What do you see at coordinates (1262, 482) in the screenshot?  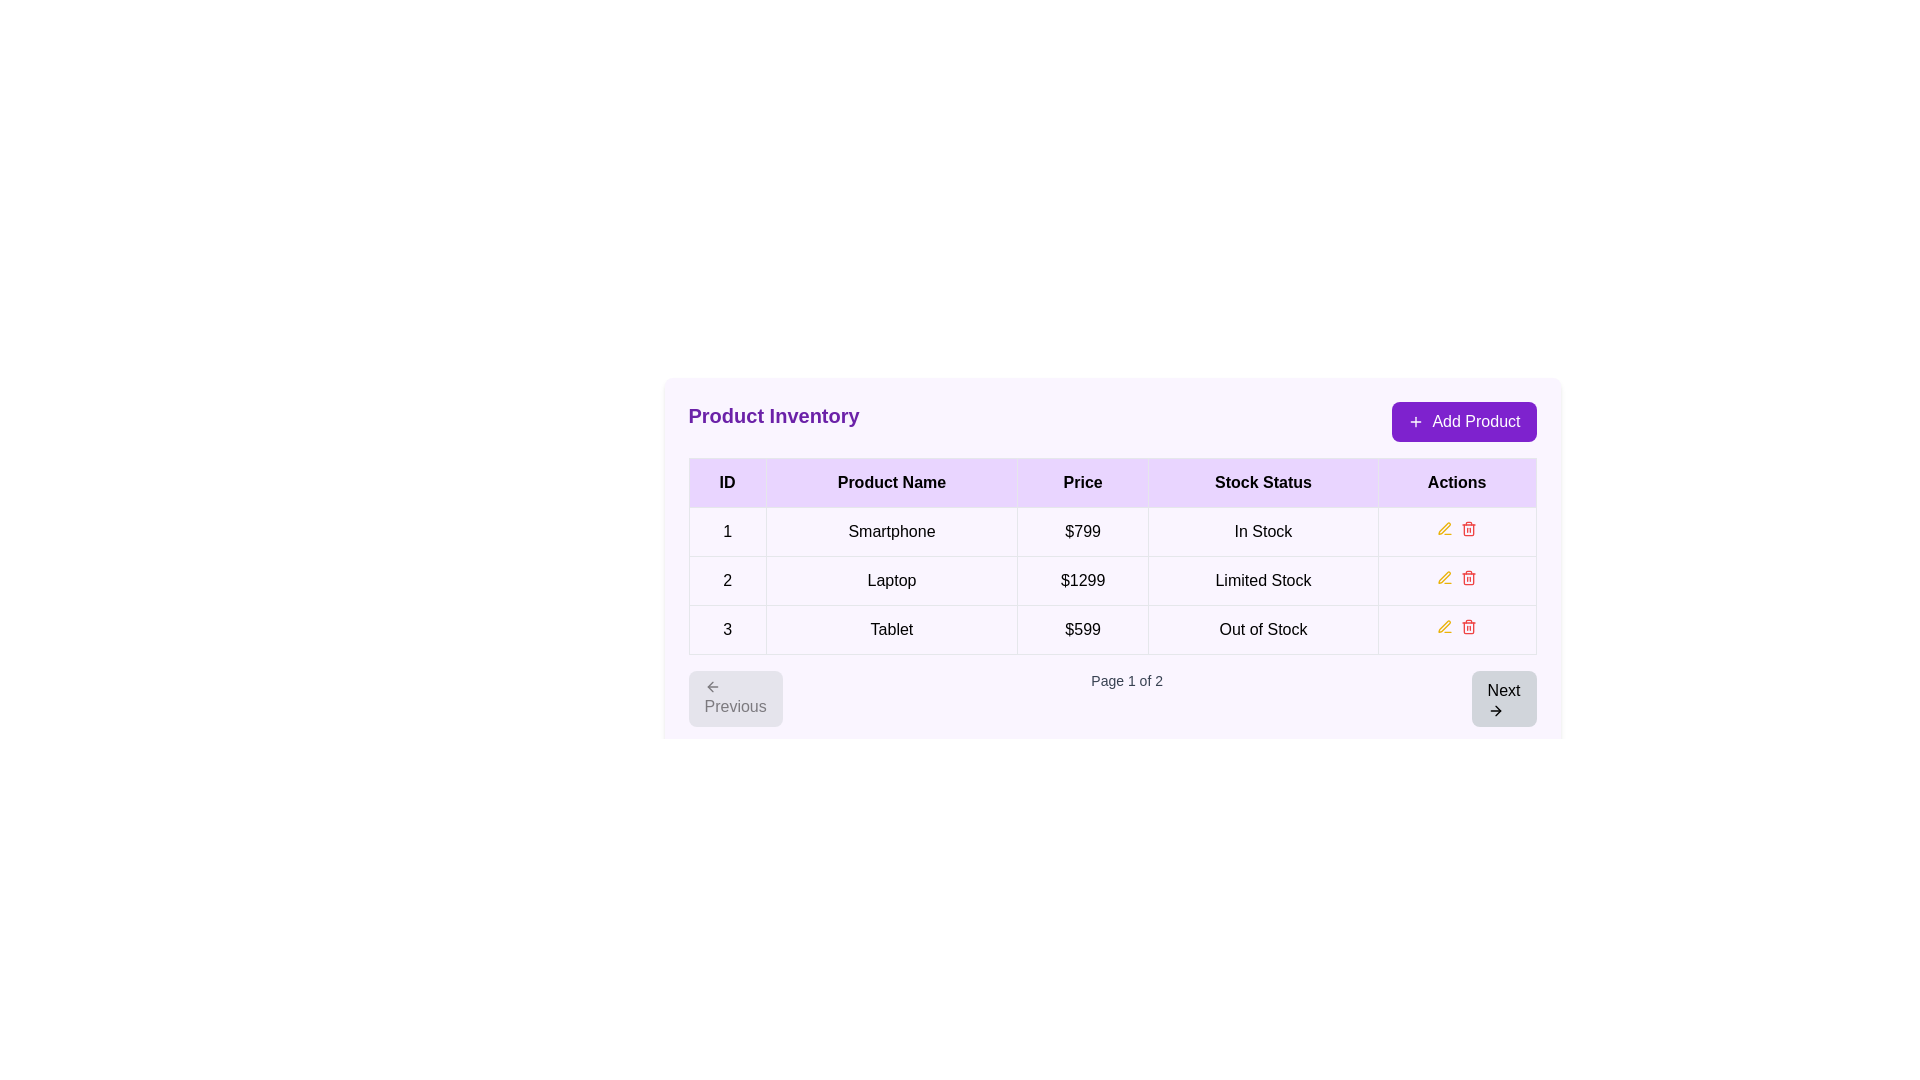 I see `the fourth table header label that indicates the stock status of listed products, which is centrally aligned between 'Price' and 'Actions'` at bounding box center [1262, 482].